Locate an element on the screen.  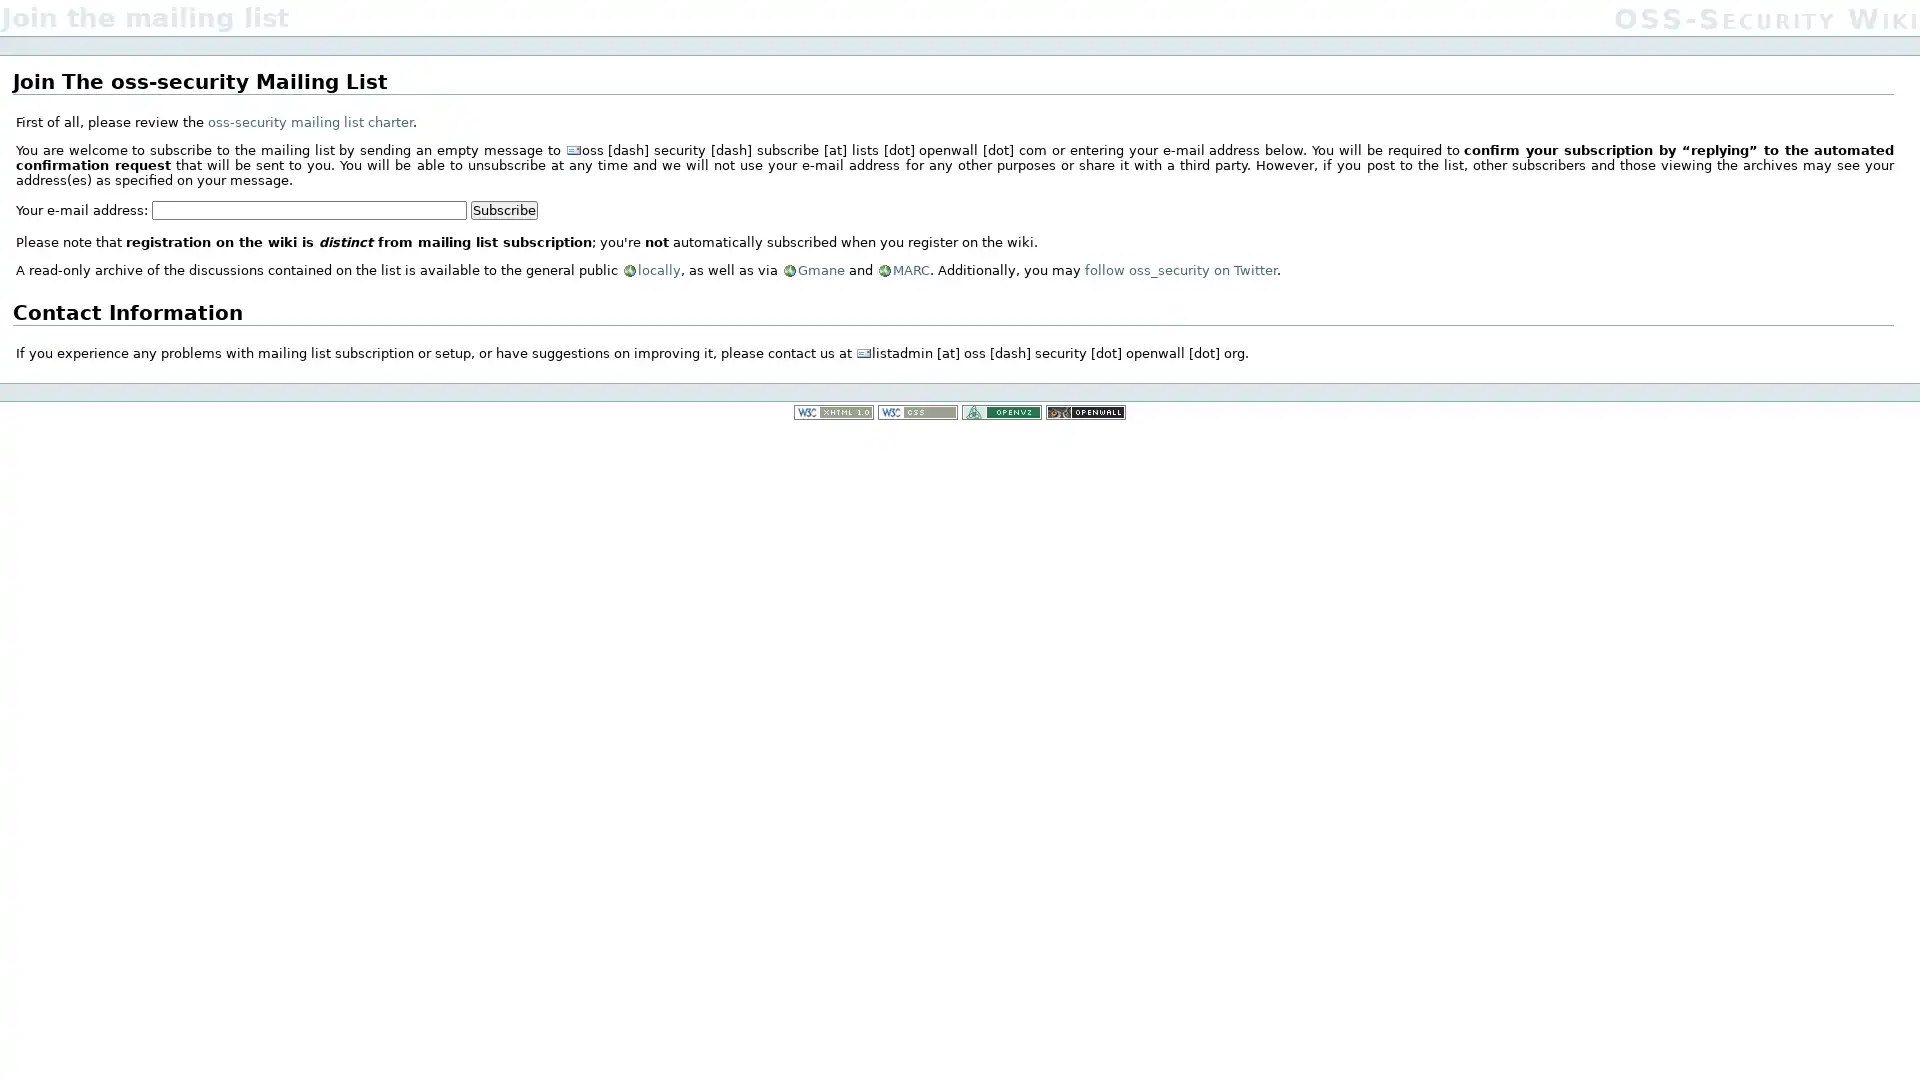
Subscribe is located at coordinates (503, 209).